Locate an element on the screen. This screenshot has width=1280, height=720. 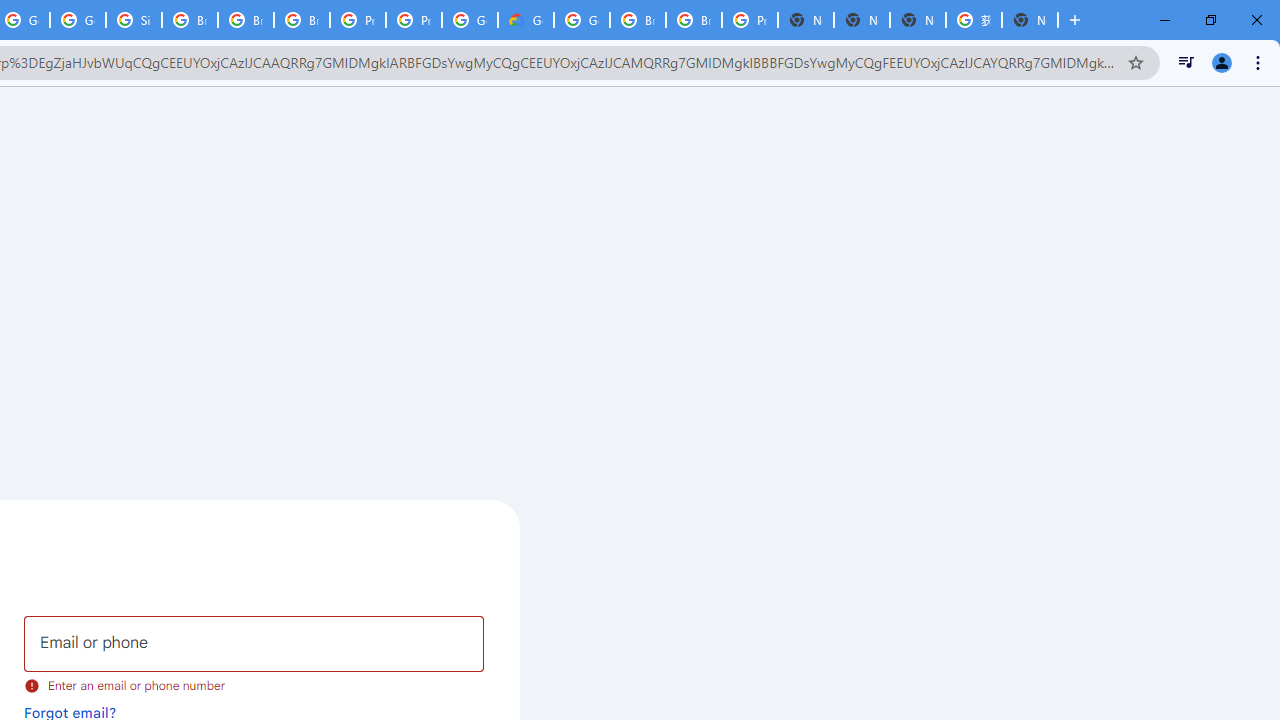
'Sign in - Google Accounts' is located at coordinates (133, 20).